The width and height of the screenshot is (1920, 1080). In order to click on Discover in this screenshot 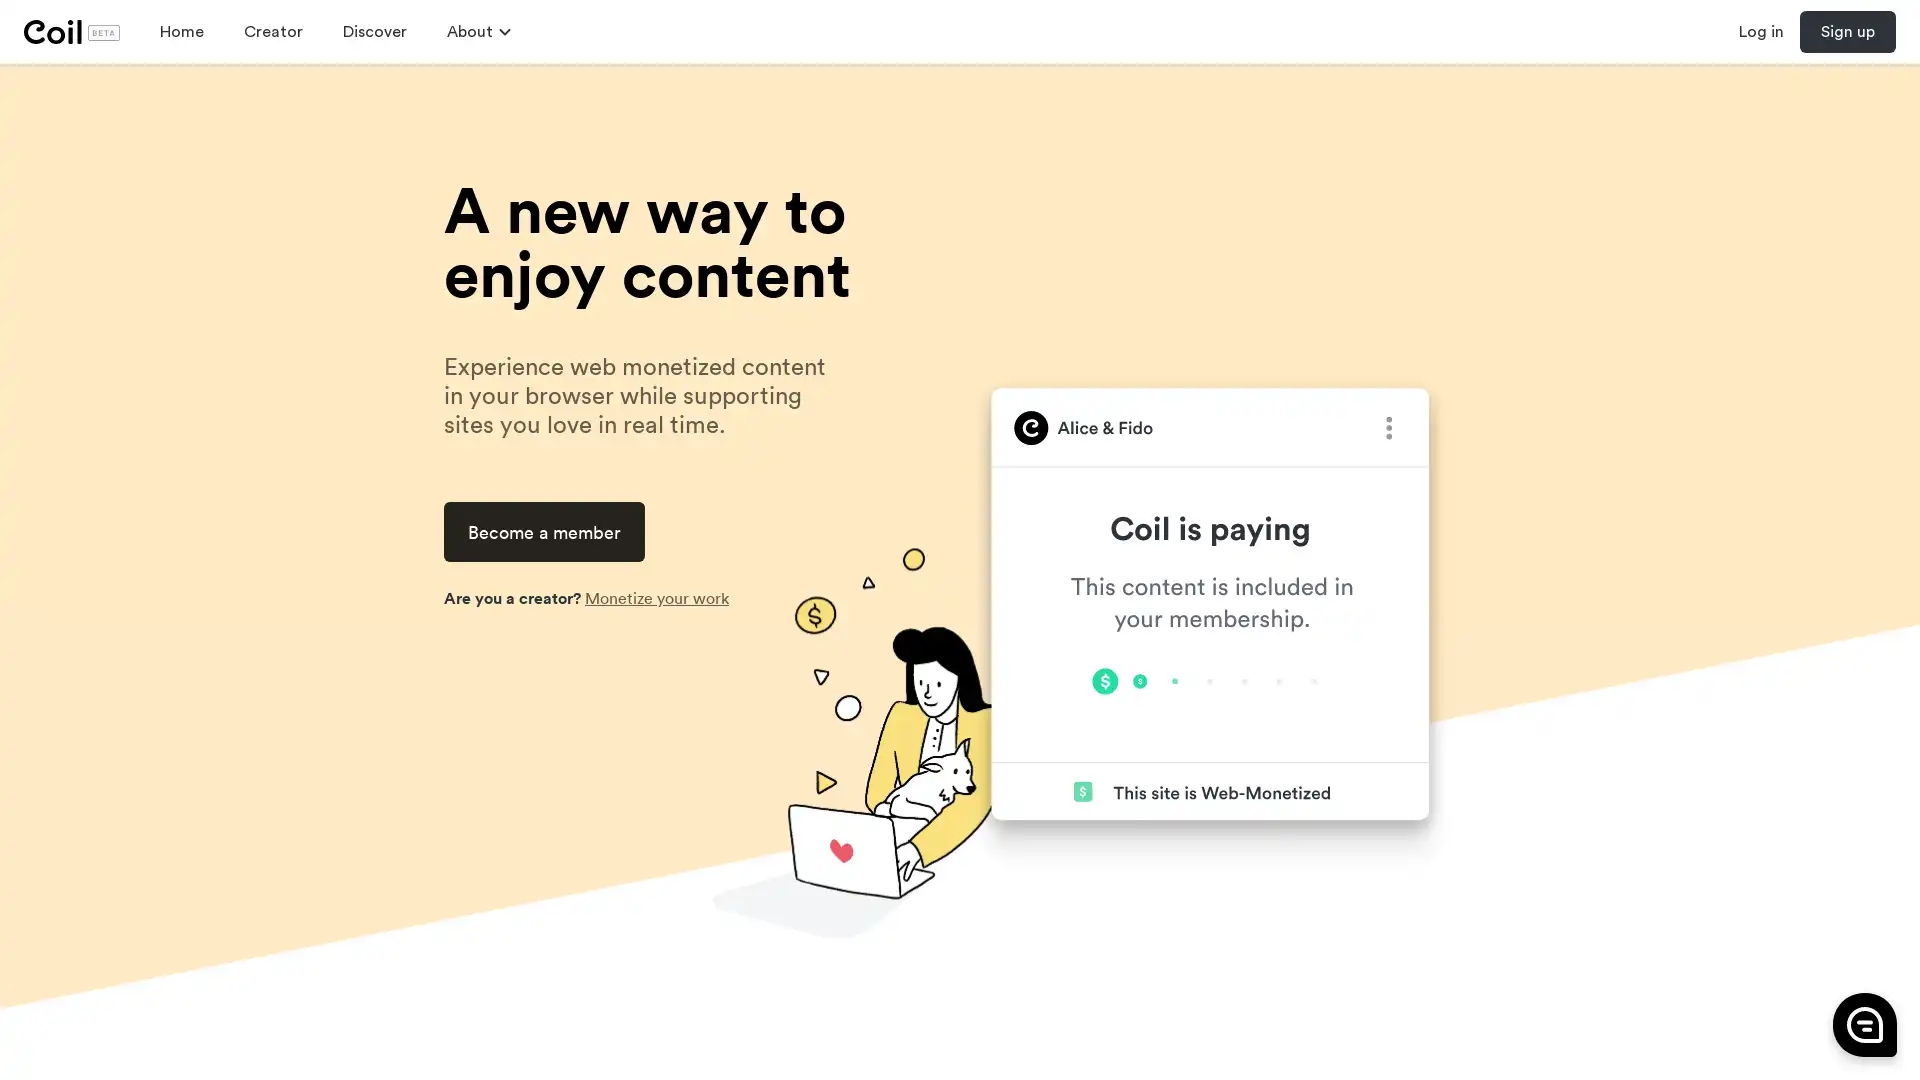, I will do `click(374, 31)`.